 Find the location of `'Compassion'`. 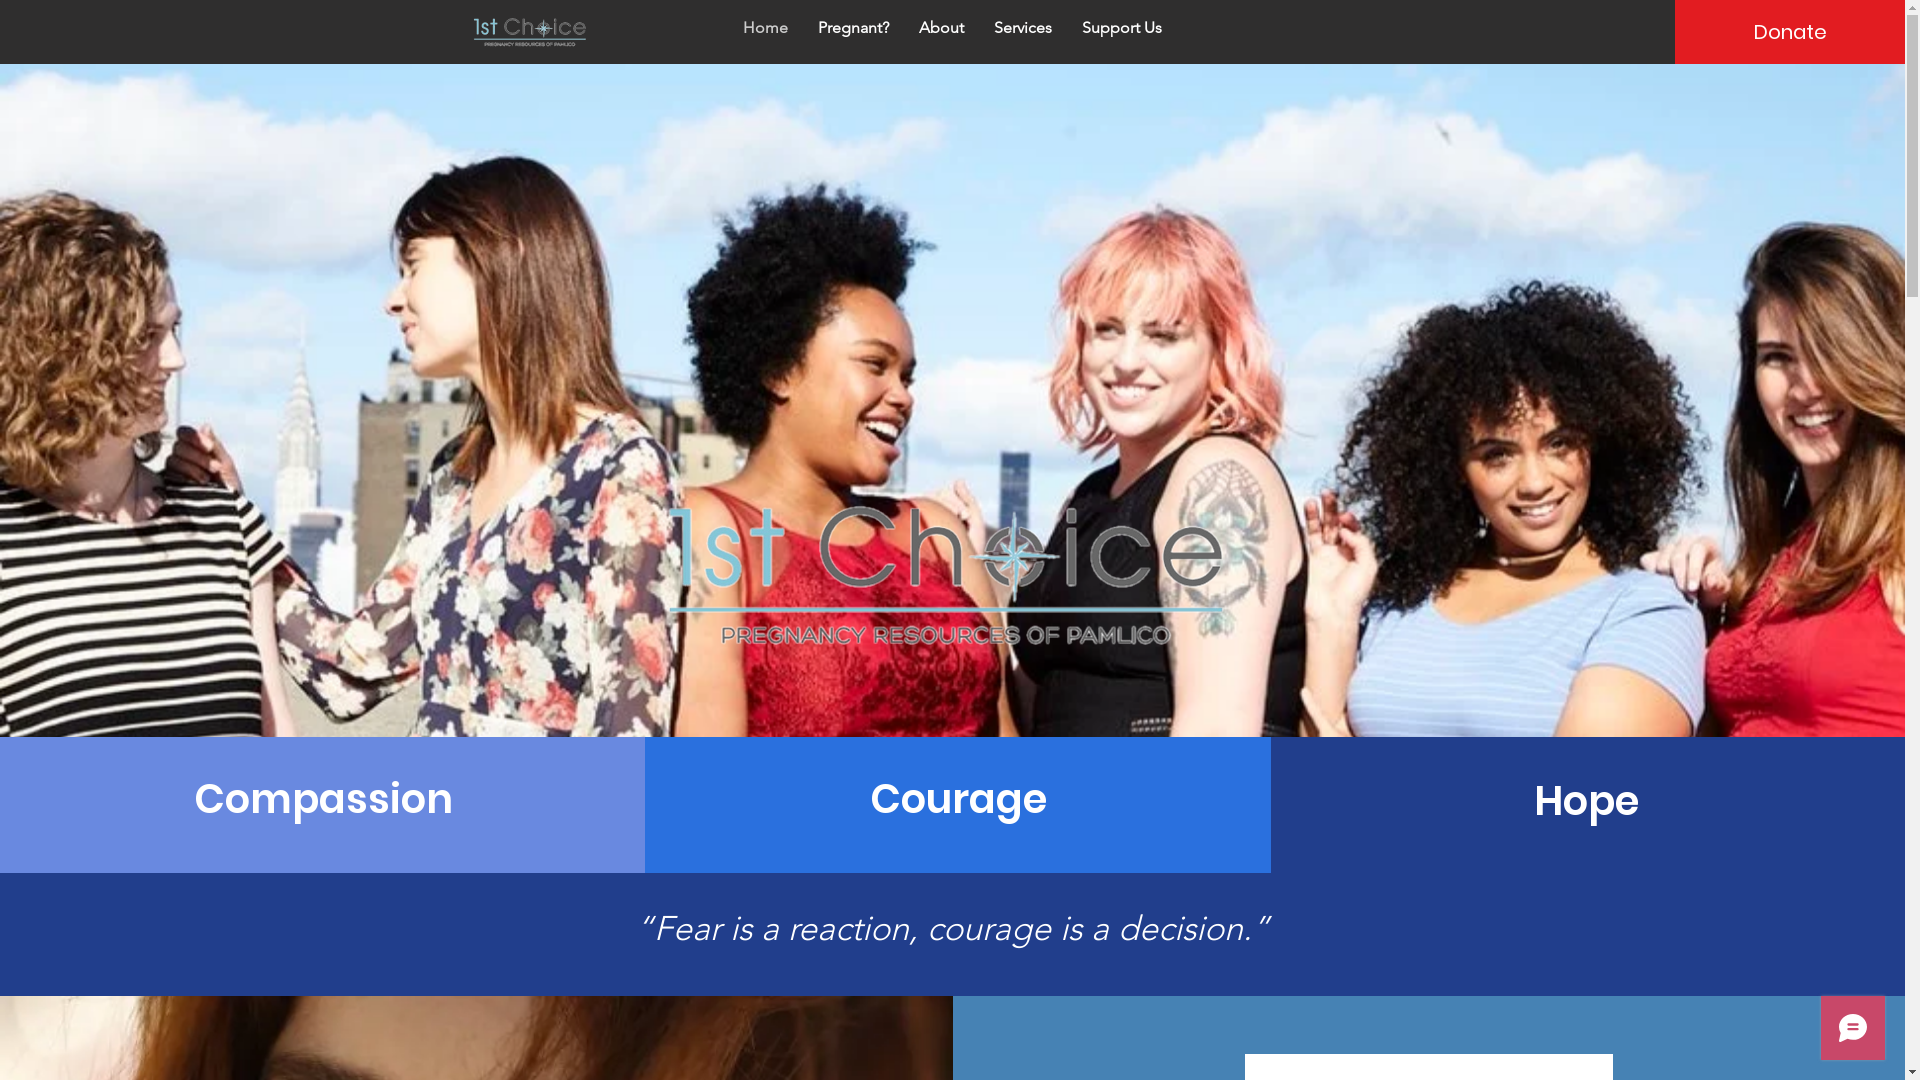

'Compassion' is located at coordinates (323, 797).